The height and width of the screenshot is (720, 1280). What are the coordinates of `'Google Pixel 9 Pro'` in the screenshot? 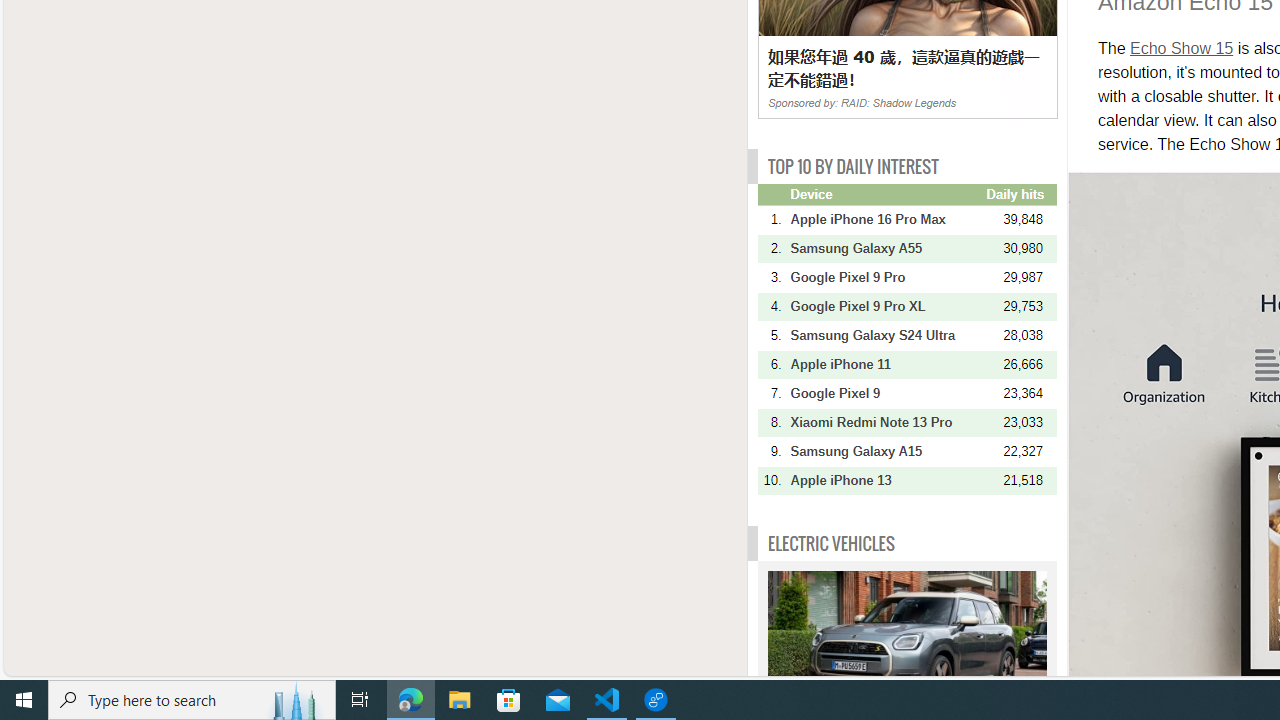 It's located at (885, 277).